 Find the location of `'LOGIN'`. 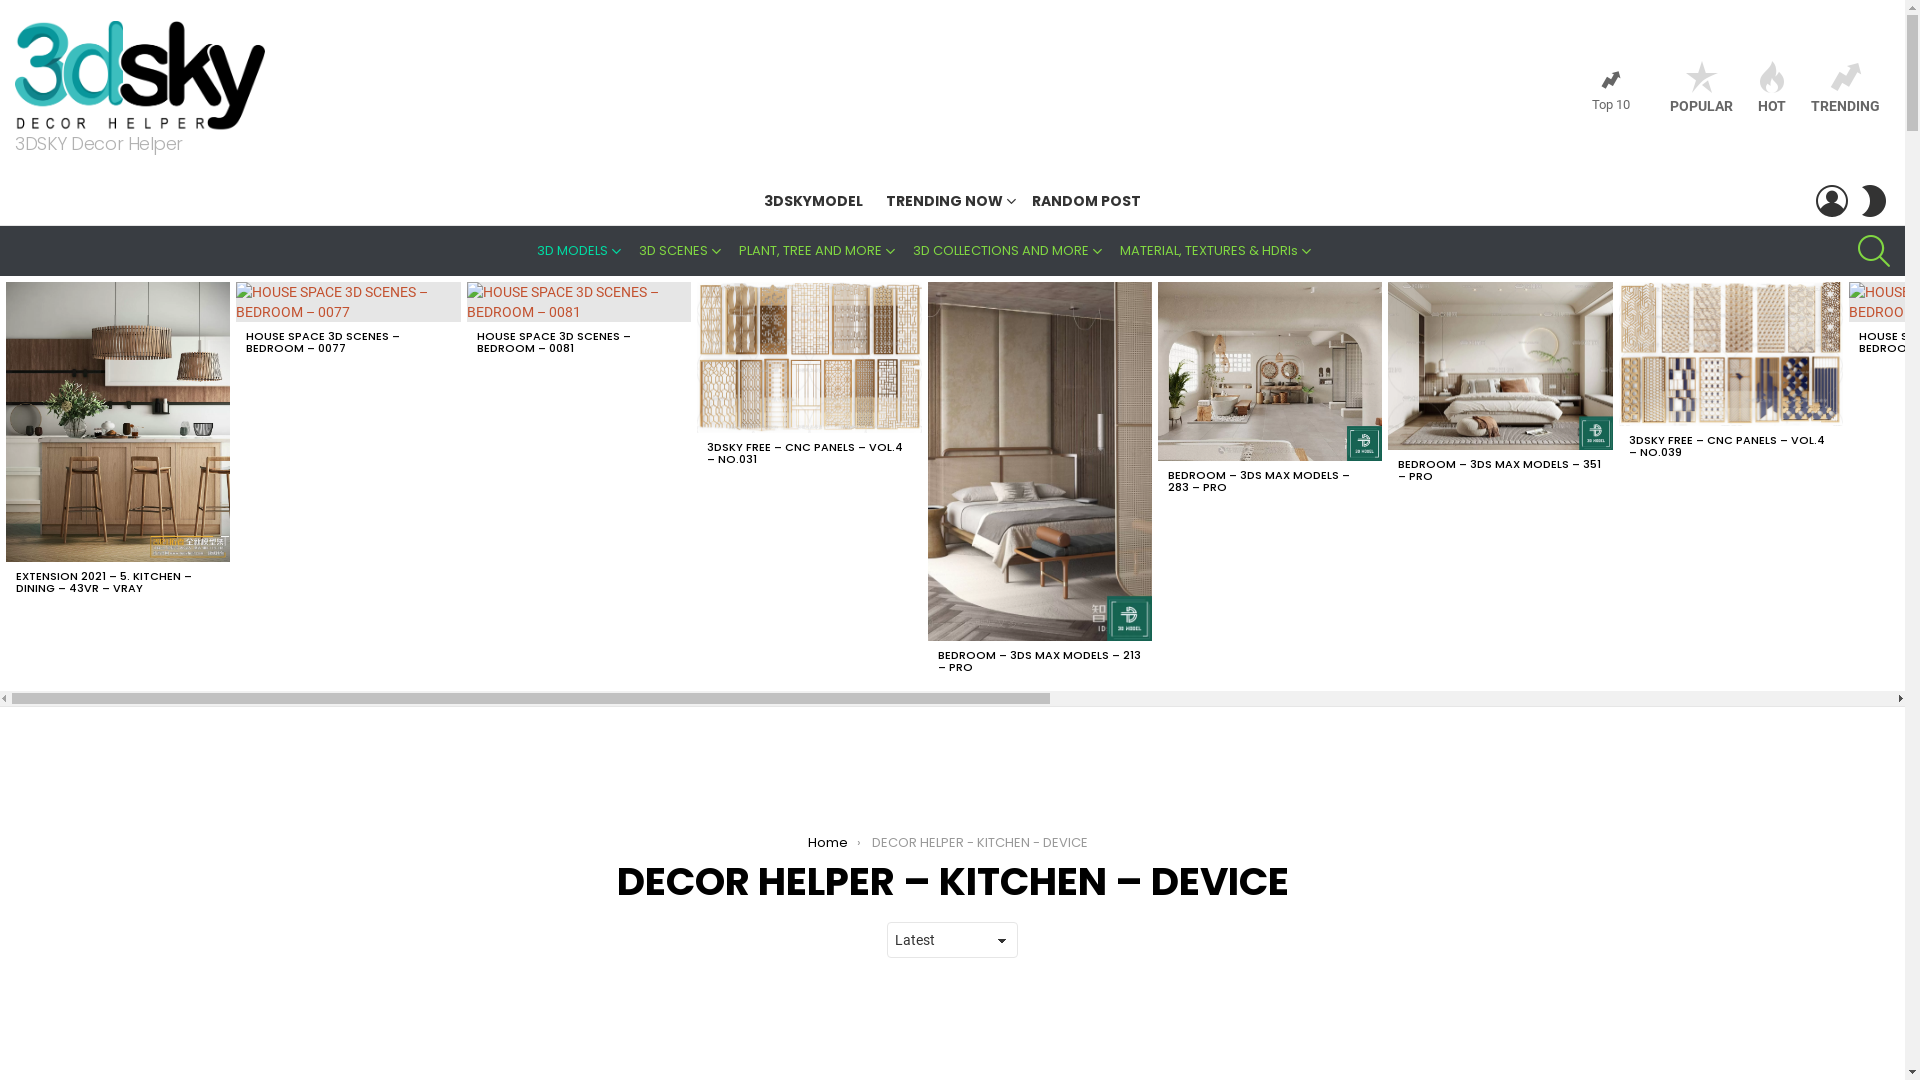

'LOGIN' is located at coordinates (1832, 200).